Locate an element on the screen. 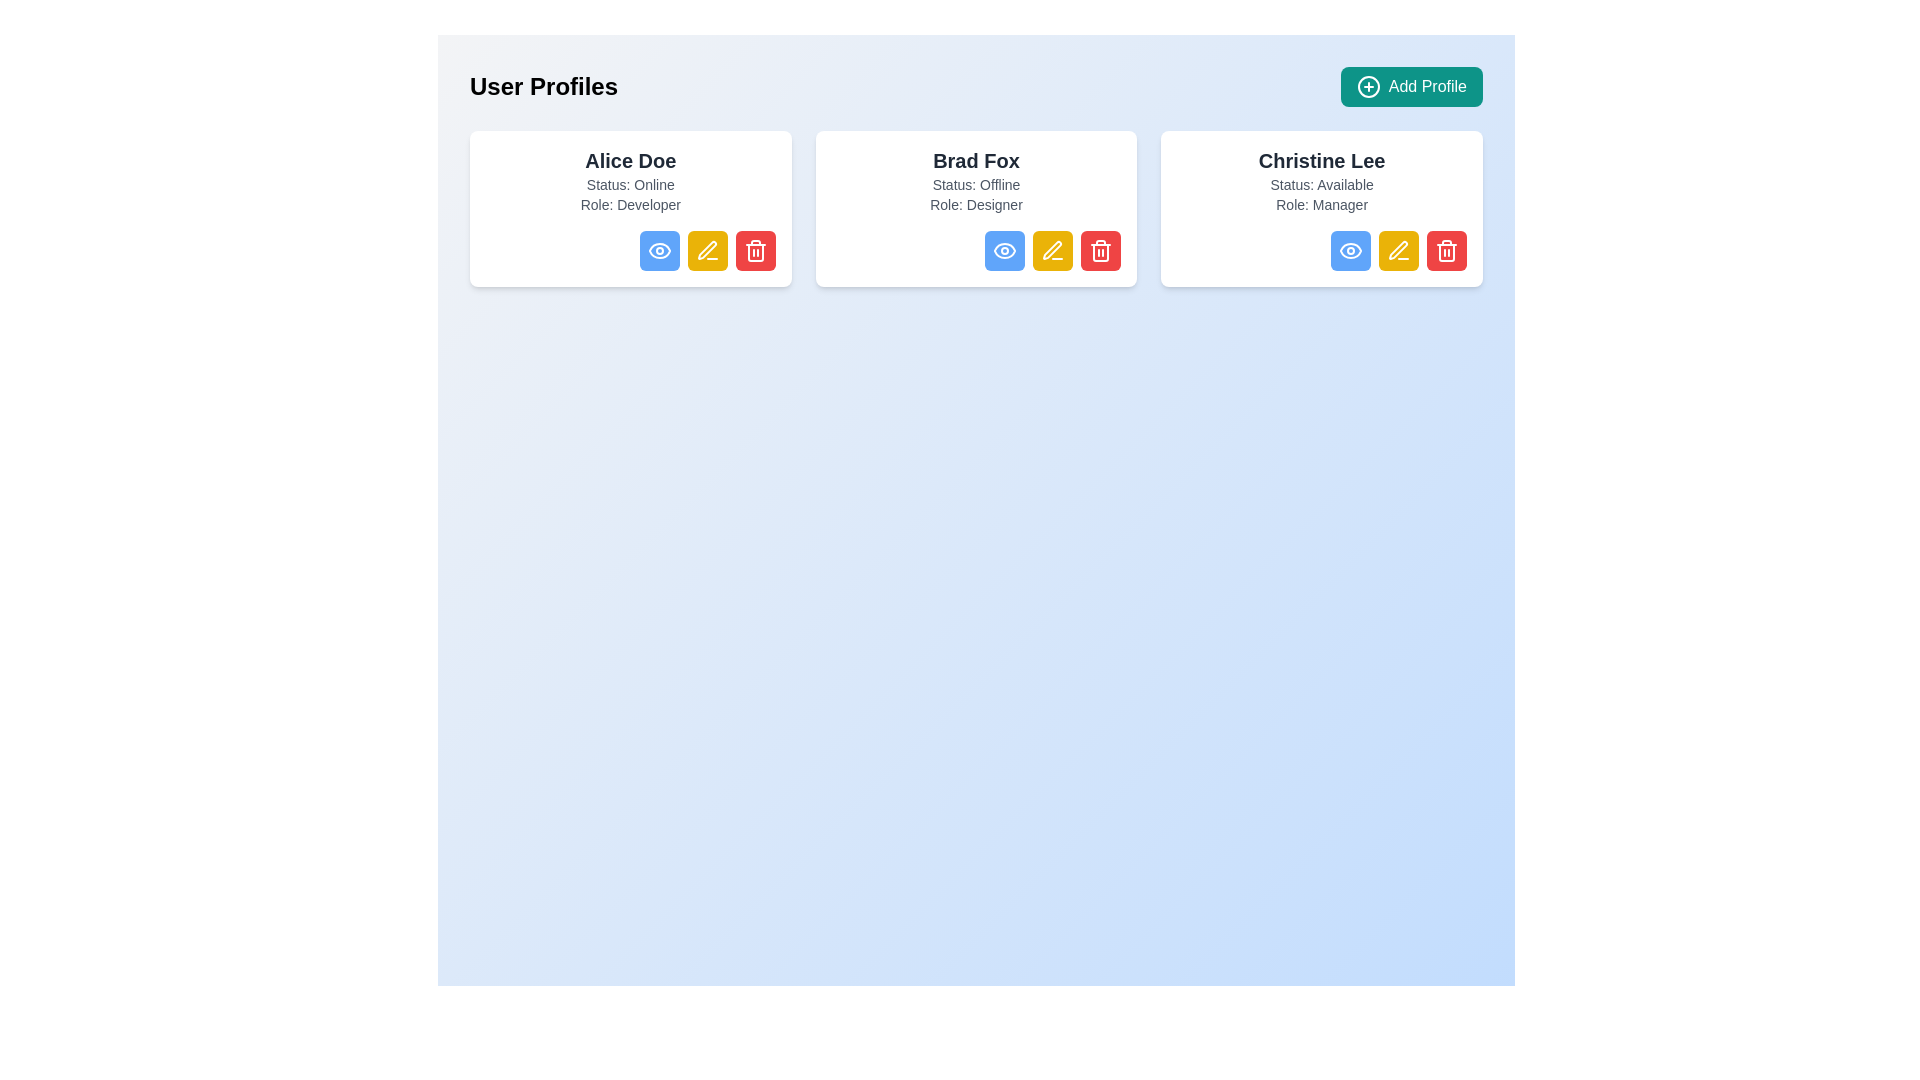 The image size is (1920, 1080). the user profile card displaying information about 'Christine Lee' in the top right corner of the grid, which includes action buttons for viewing, editing, and deleting the profile is located at coordinates (1322, 208).